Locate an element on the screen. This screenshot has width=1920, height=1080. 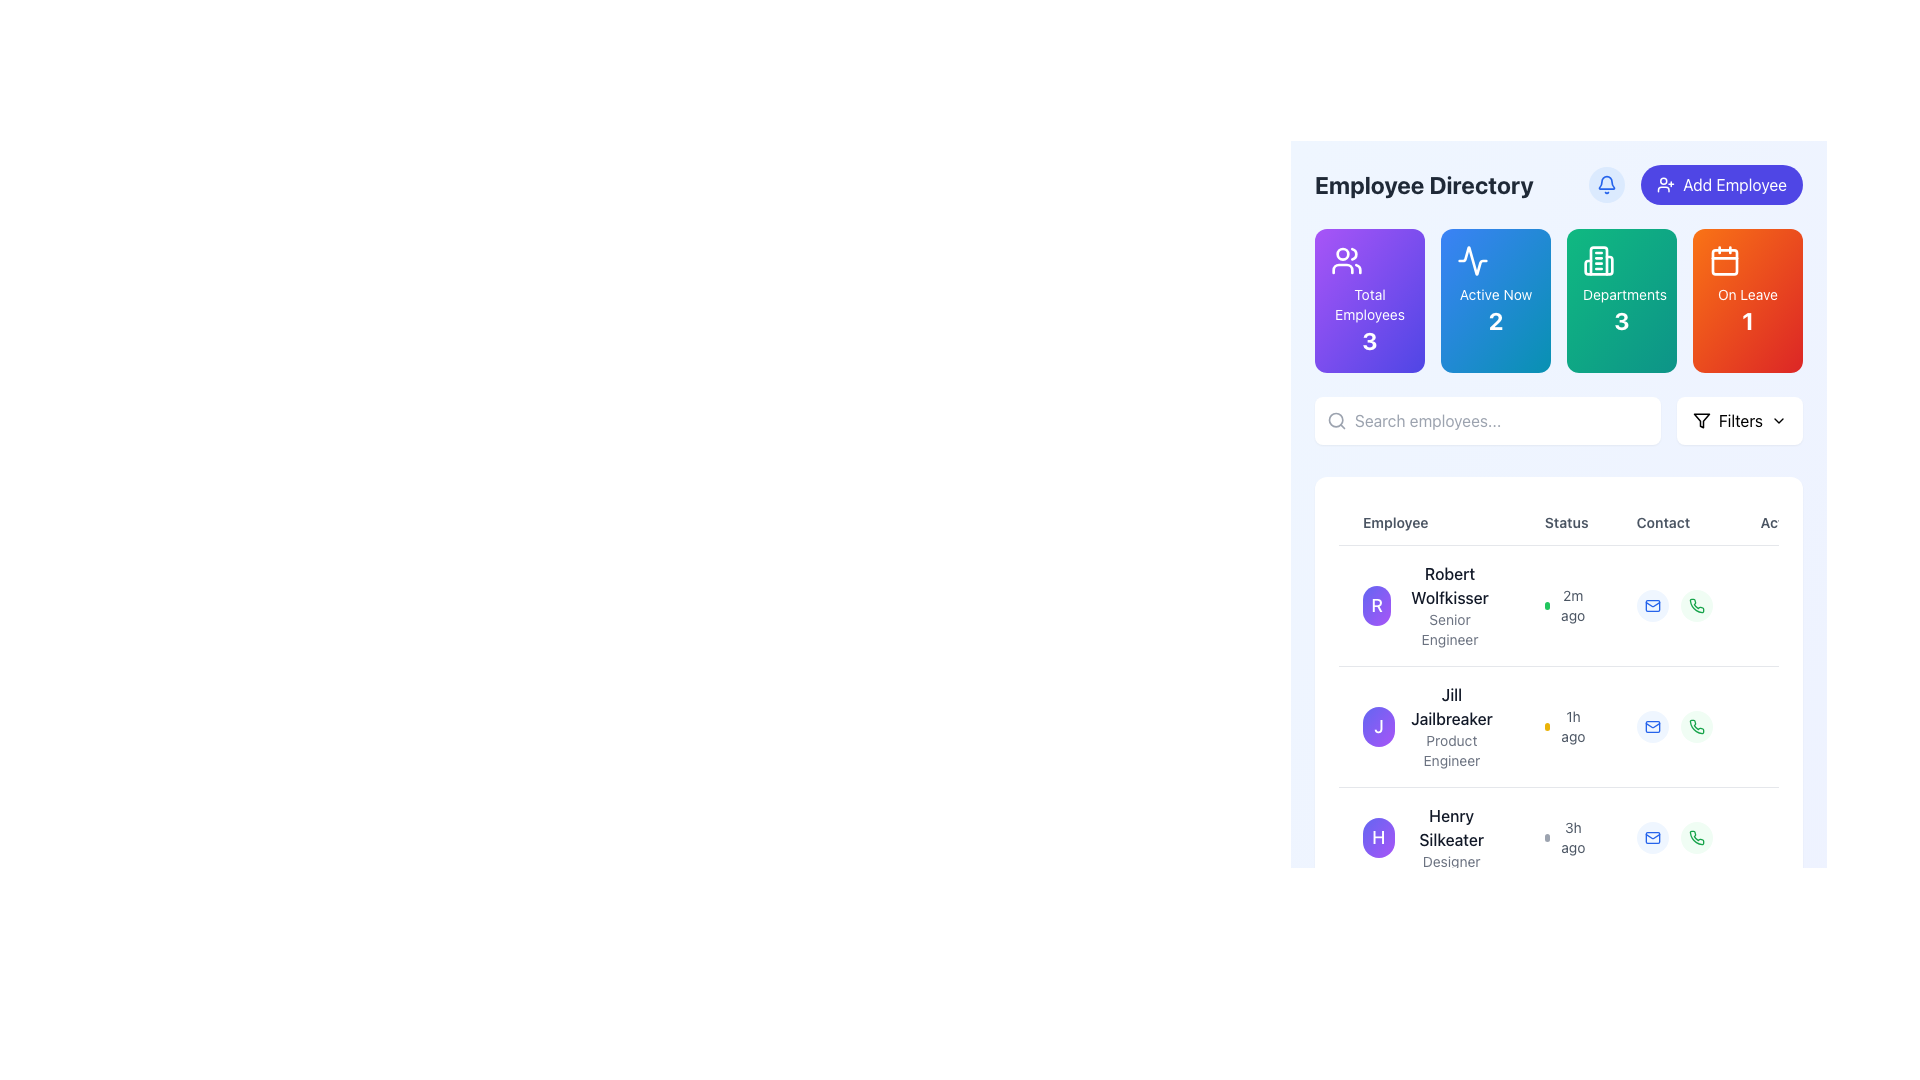
the circular purple badge with a gradient and the white letter 'J' representing Jill Jailbreaker's profile picture in the Employee Directory interface is located at coordinates (1378, 726).